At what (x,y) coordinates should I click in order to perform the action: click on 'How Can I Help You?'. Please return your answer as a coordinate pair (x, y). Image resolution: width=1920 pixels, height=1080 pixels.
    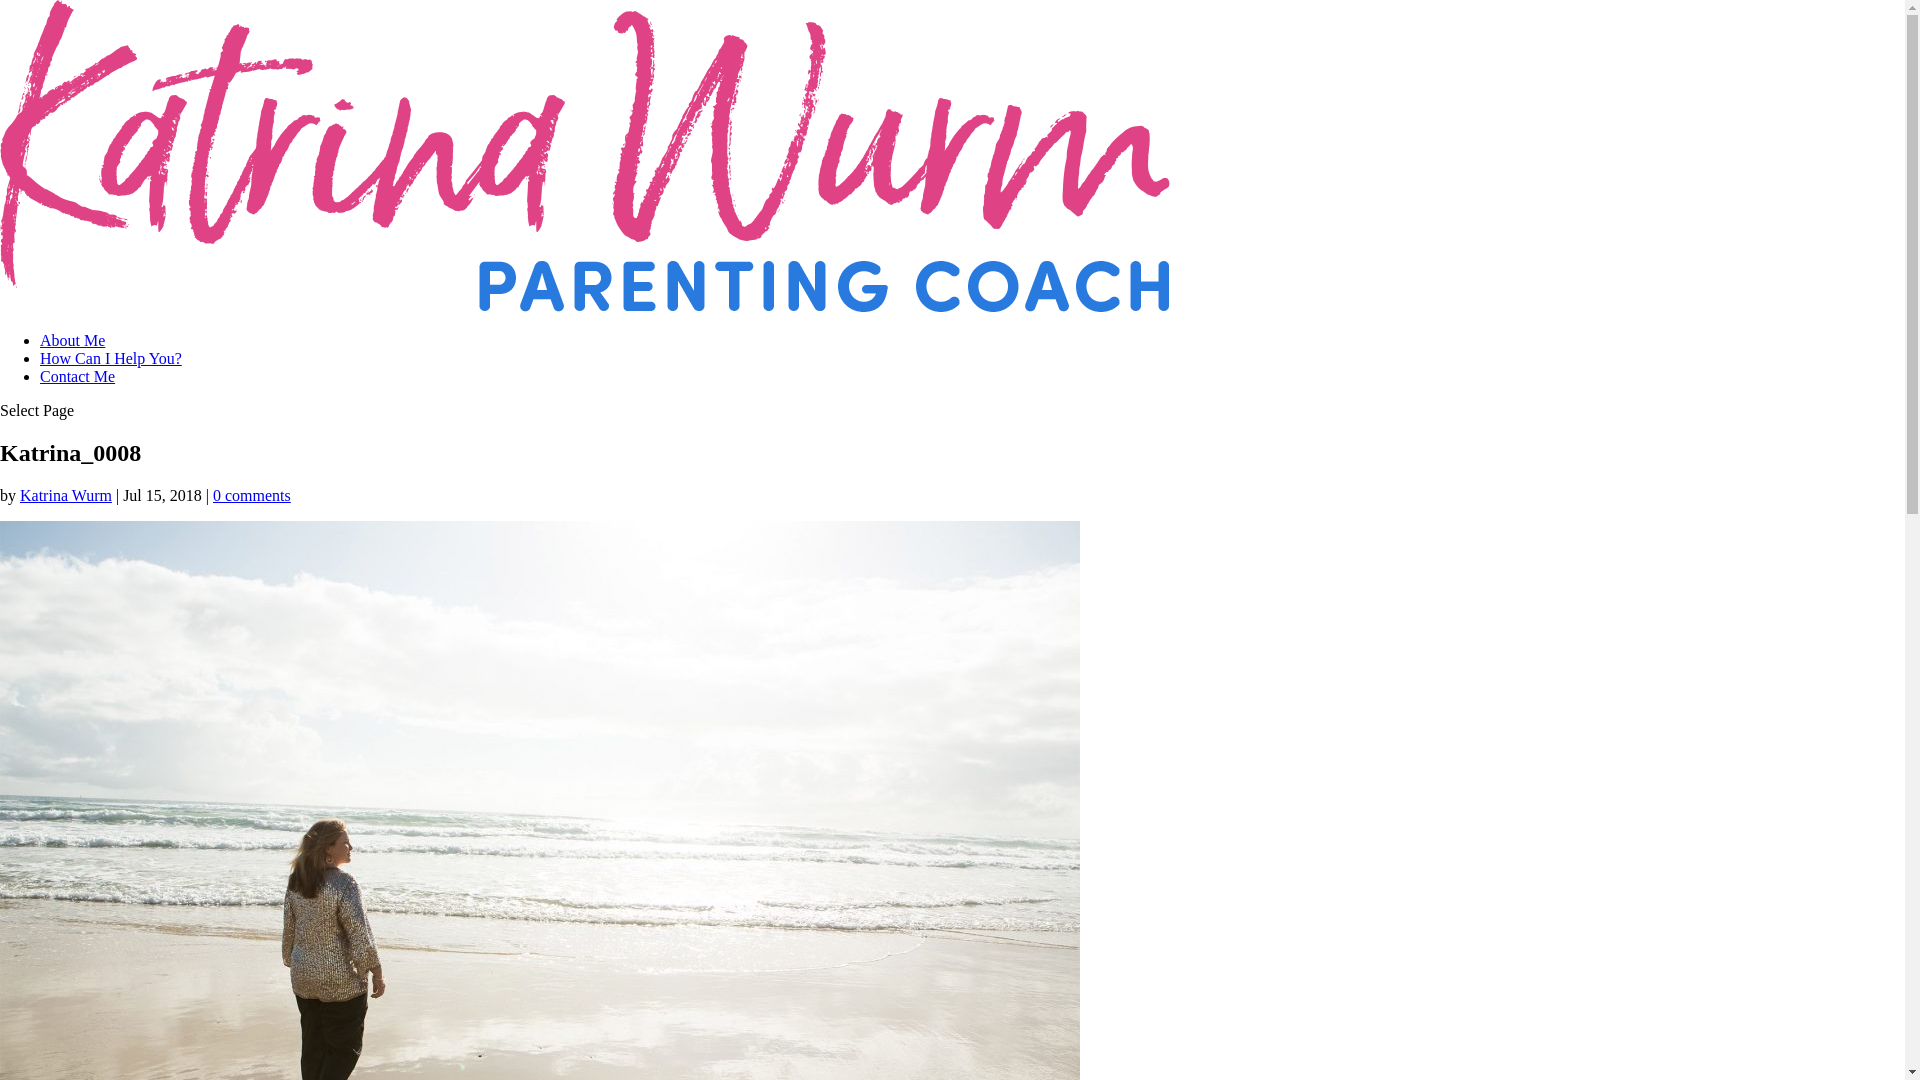
    Looking at the image, I should click on (109, 357).